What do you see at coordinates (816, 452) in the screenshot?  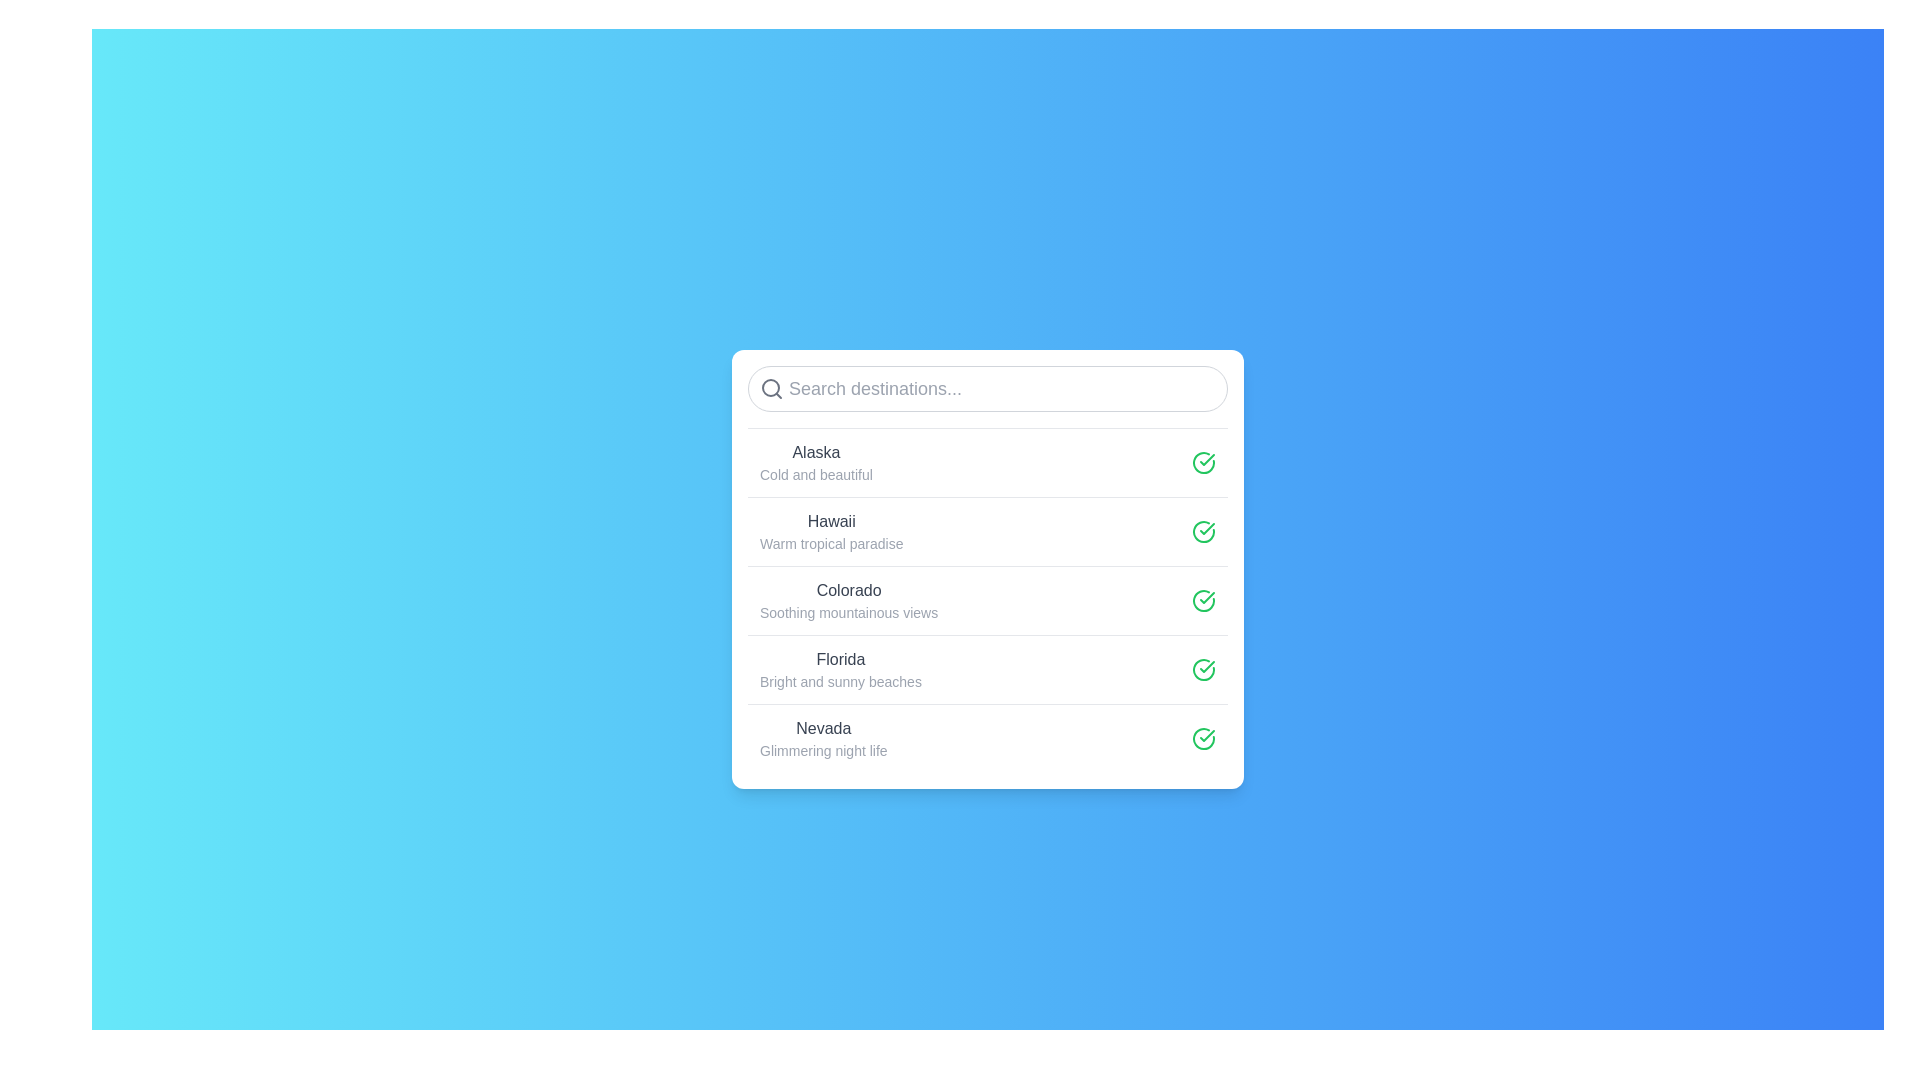 I see `text content of the text label displaying 'Alaska', which is the first item in the list of destinations located directly below the search bar` at bounding box center [816, 452].